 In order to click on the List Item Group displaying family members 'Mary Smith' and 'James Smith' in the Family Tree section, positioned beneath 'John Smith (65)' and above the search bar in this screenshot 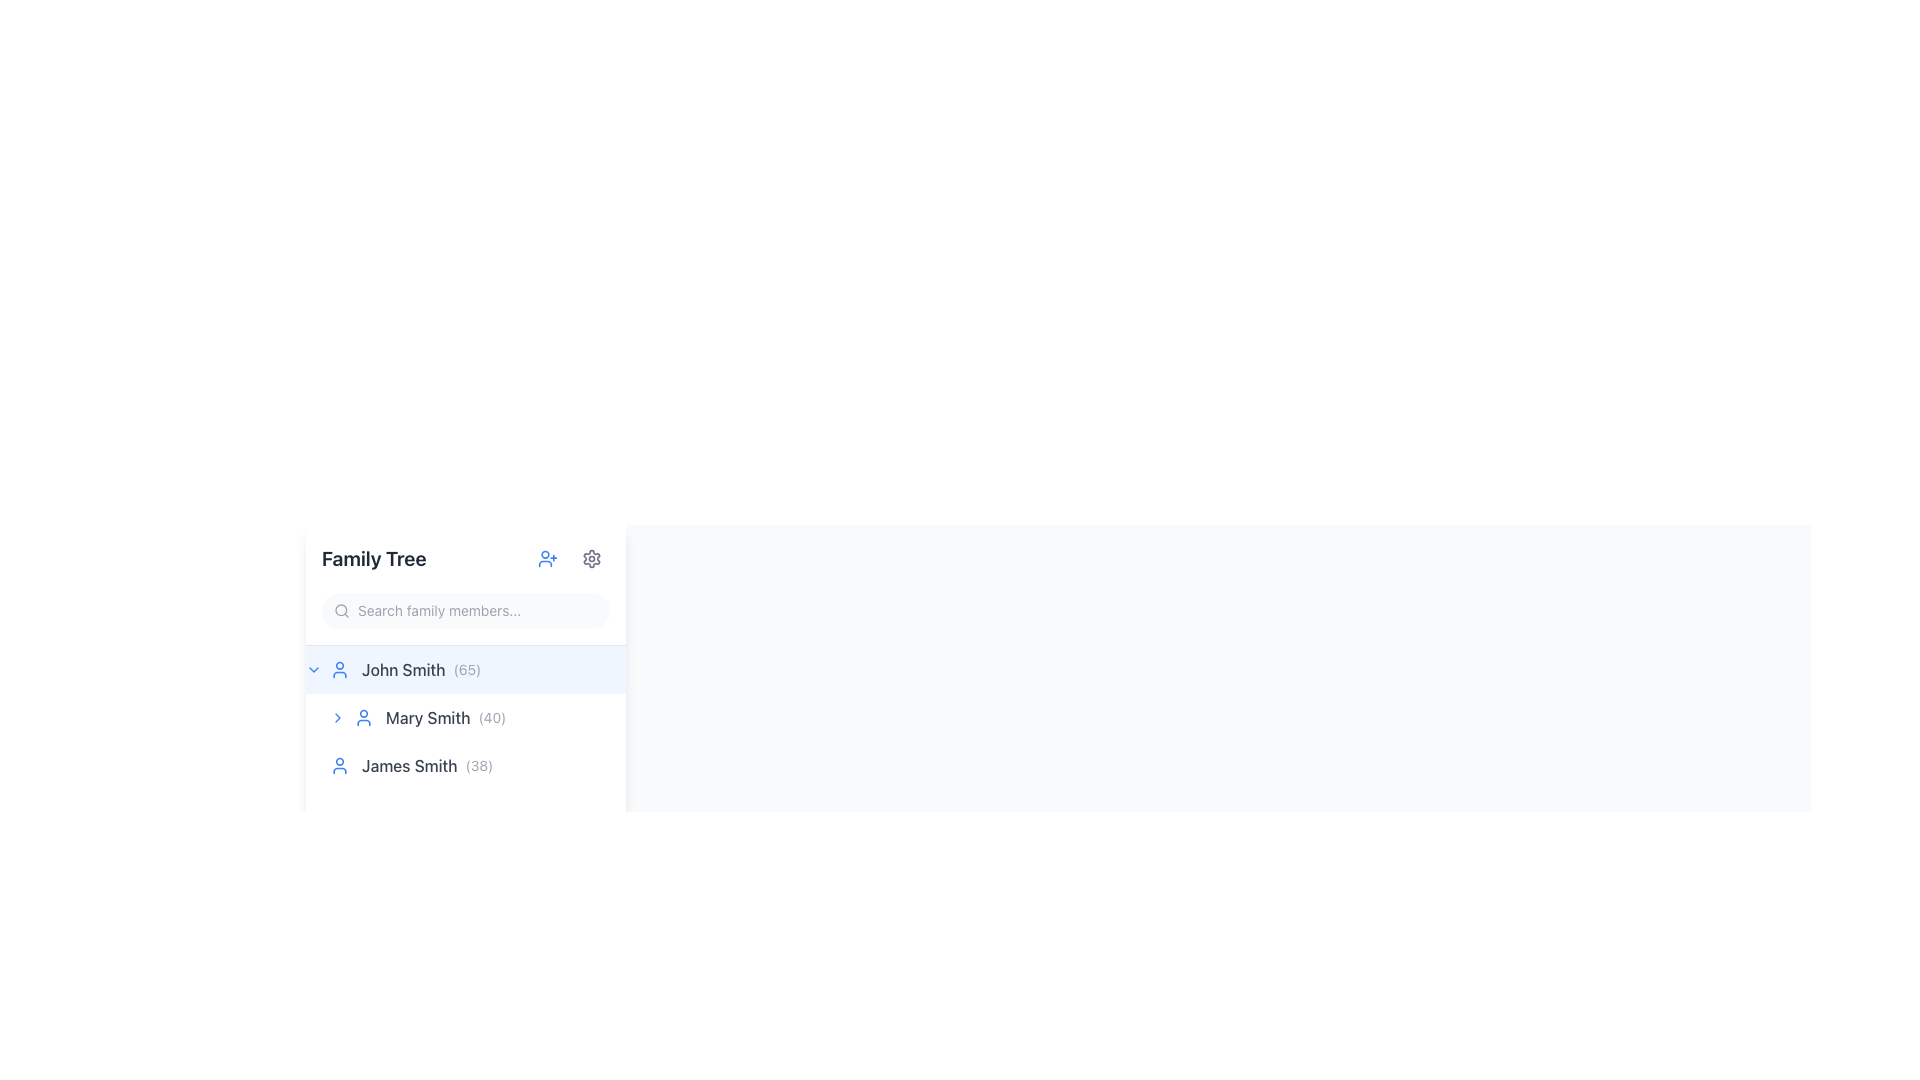, I will do `click(464, 741)`.